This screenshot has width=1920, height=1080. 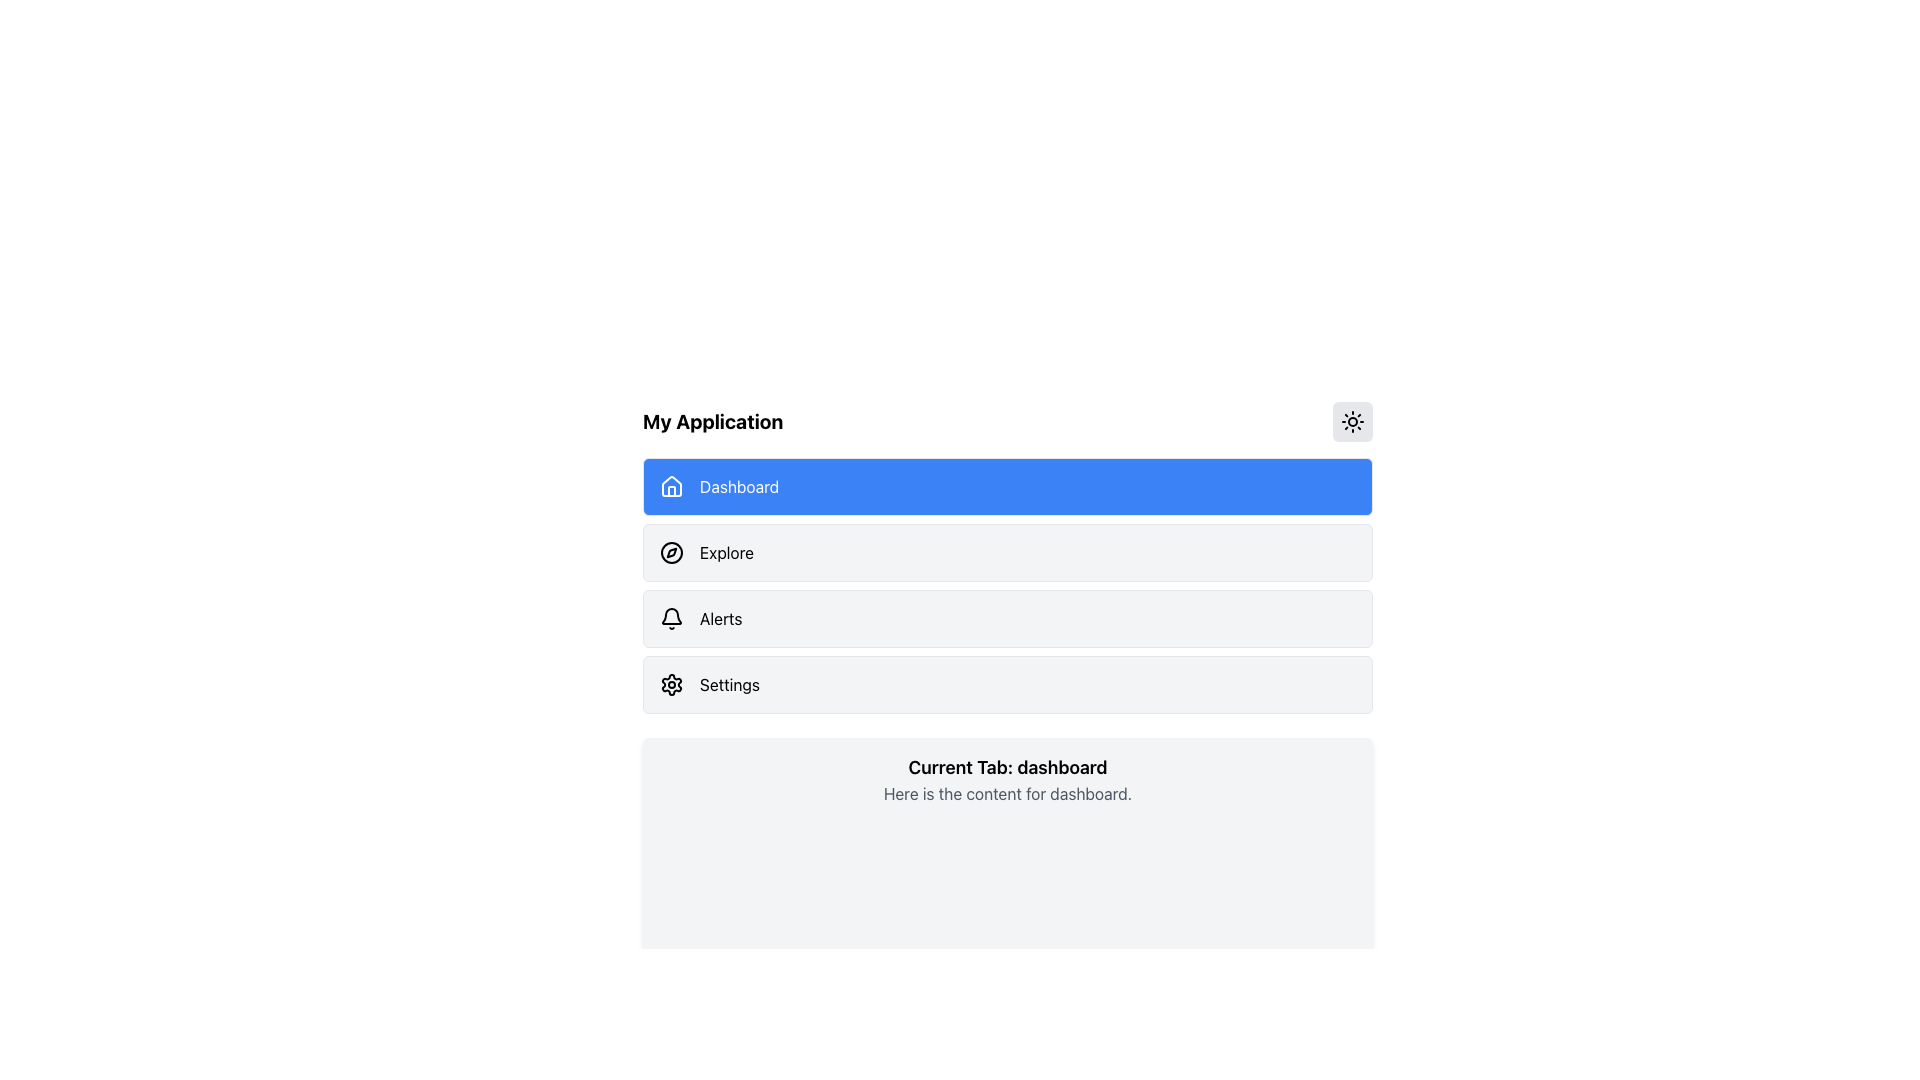 I want to click on 'Dashboard' label element which is the rightmost item in the first row of the vertical menu, indicating the section of the application, so click(x=738, y=486).